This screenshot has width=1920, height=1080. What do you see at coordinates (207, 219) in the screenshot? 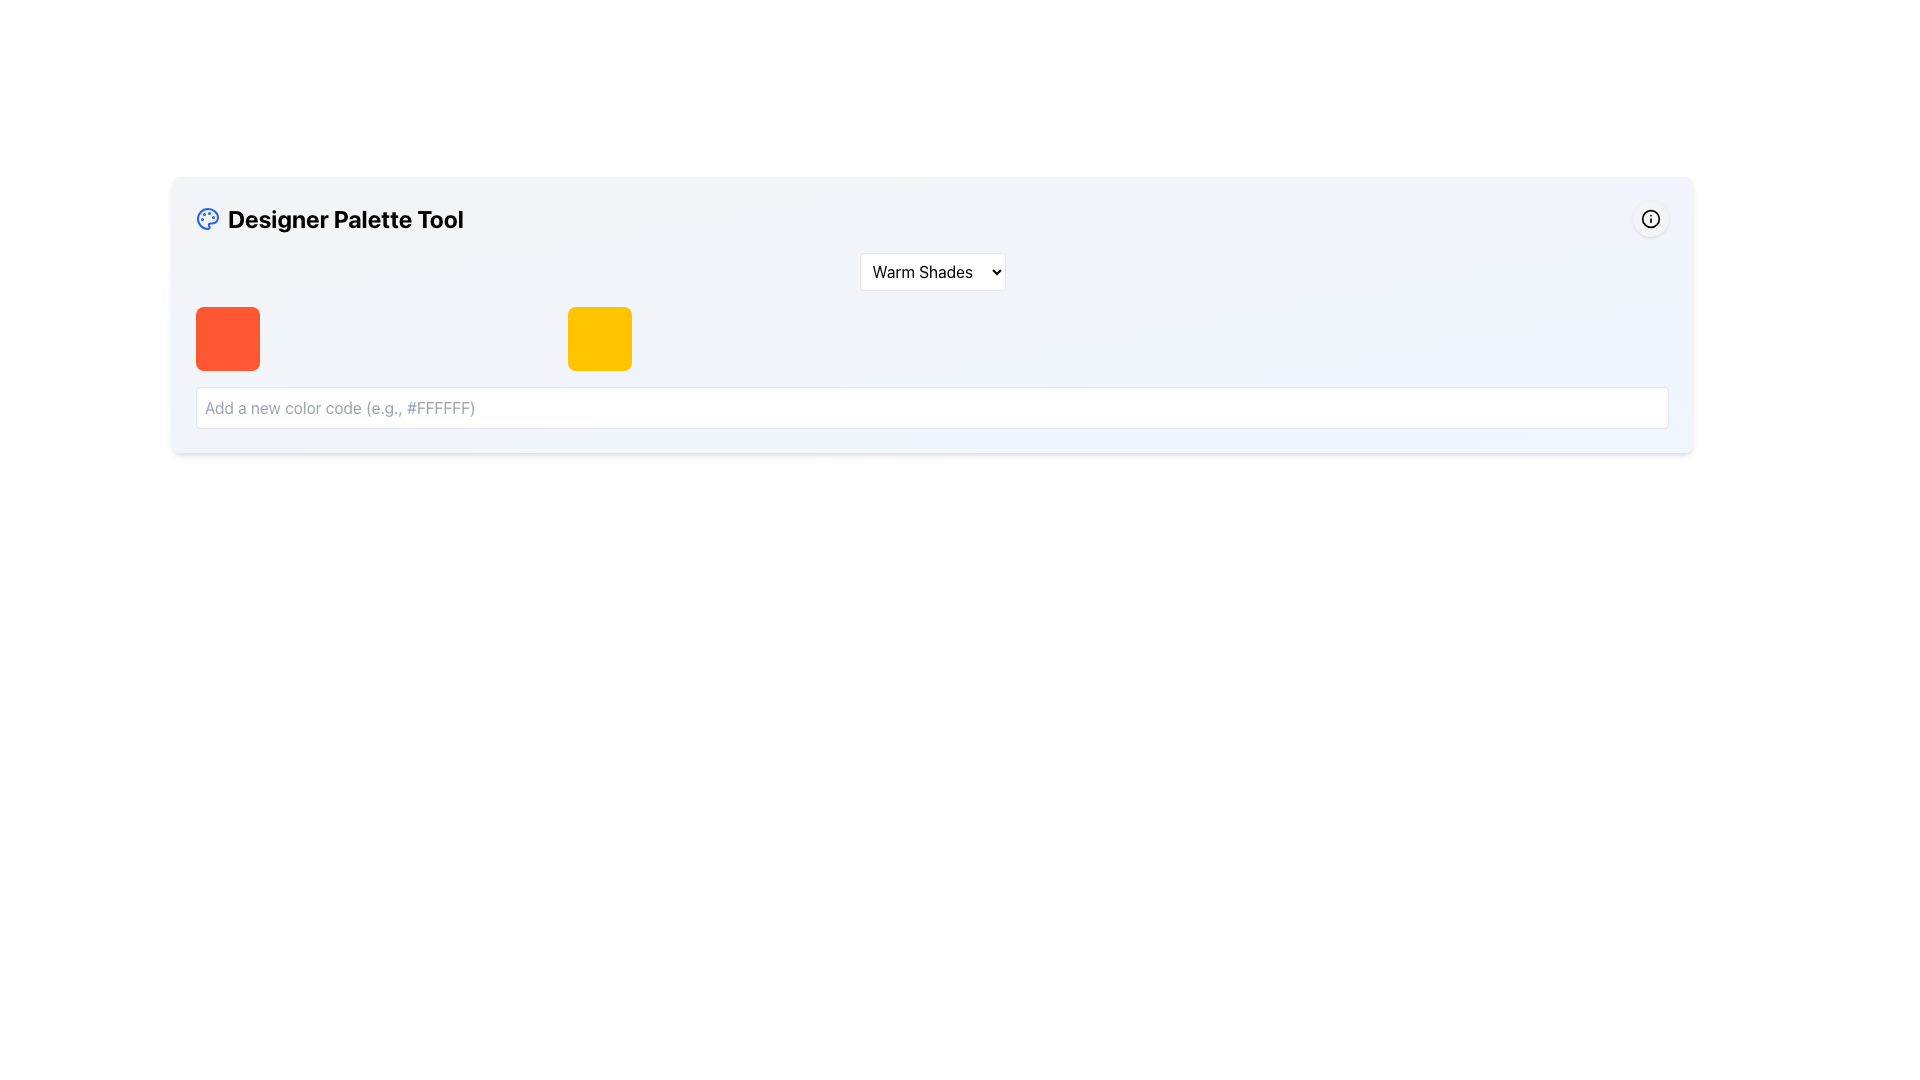
I see `the design-related icon located at the top left corner of the interface, preceding the text 'Designer Palette Tool'` at bounding box center [207, 219].